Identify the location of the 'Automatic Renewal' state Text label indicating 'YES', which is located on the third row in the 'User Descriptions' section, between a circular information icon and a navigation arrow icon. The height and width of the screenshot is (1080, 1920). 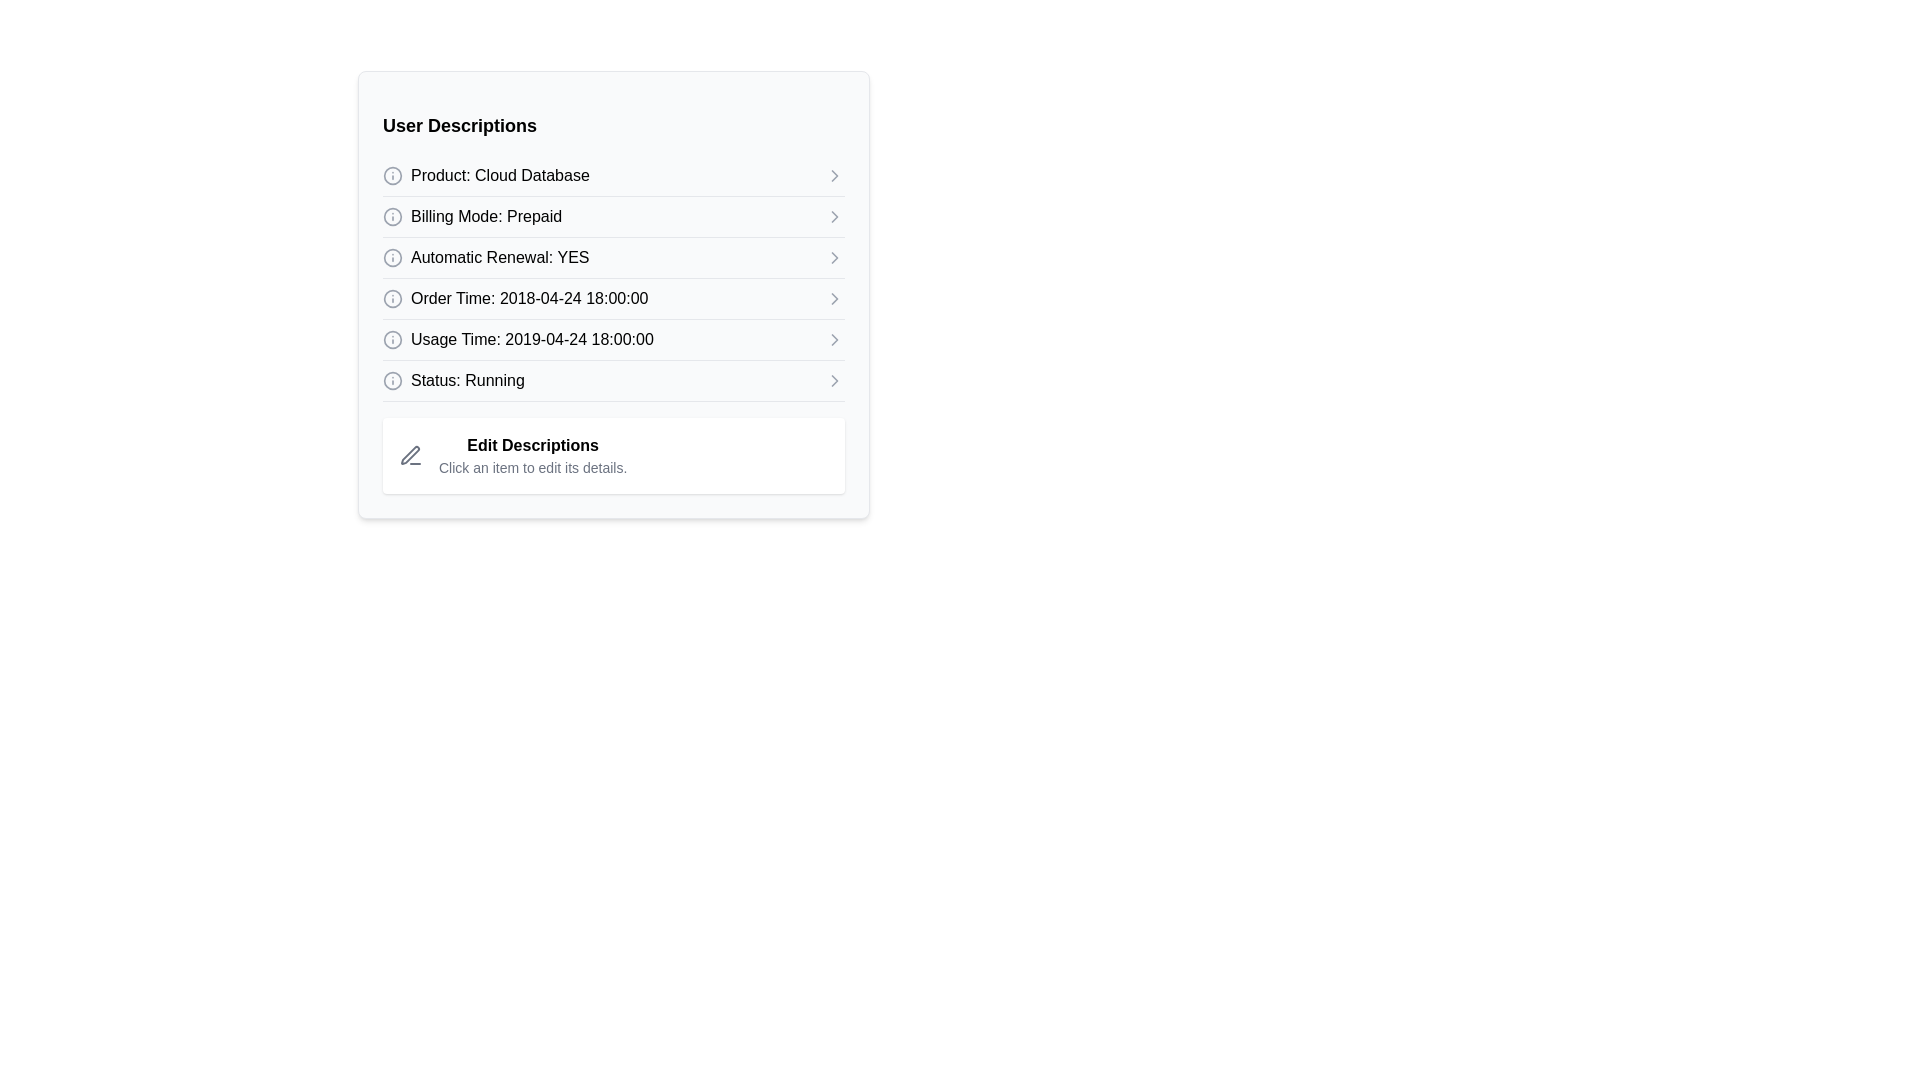
(500, 257).